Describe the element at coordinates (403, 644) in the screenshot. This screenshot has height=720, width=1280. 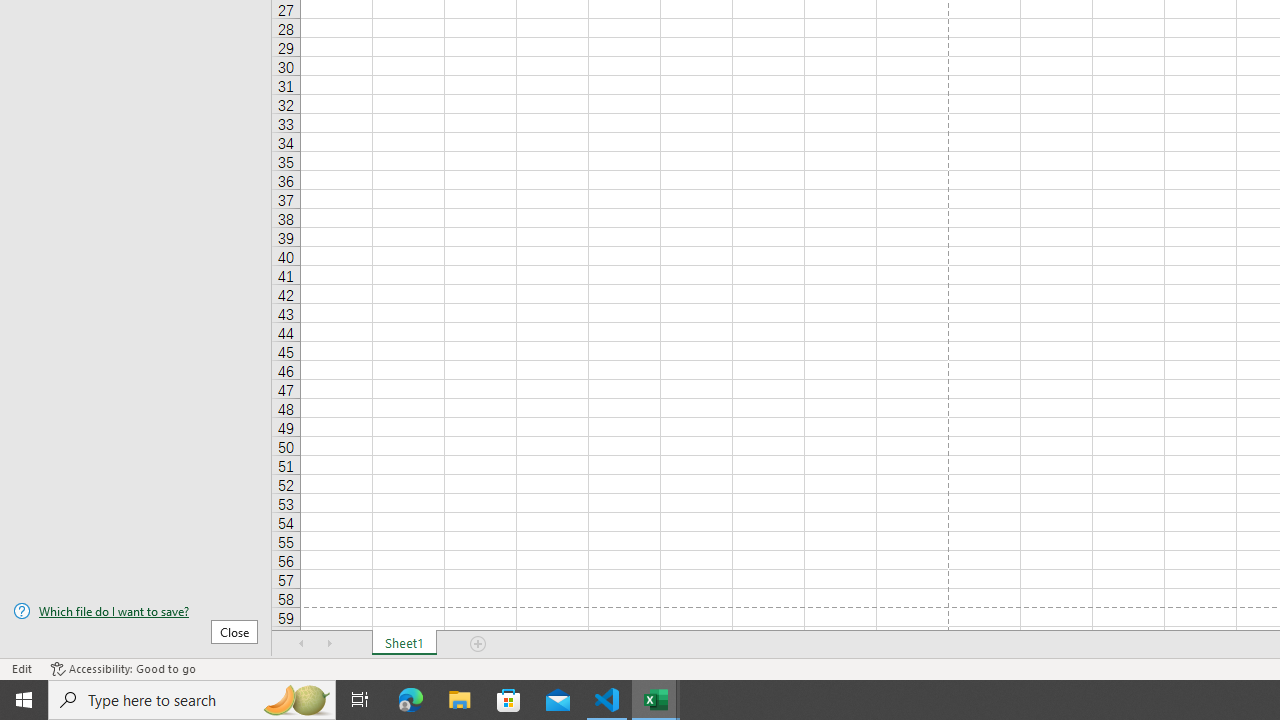
I see `'Sheet1'` at that location.